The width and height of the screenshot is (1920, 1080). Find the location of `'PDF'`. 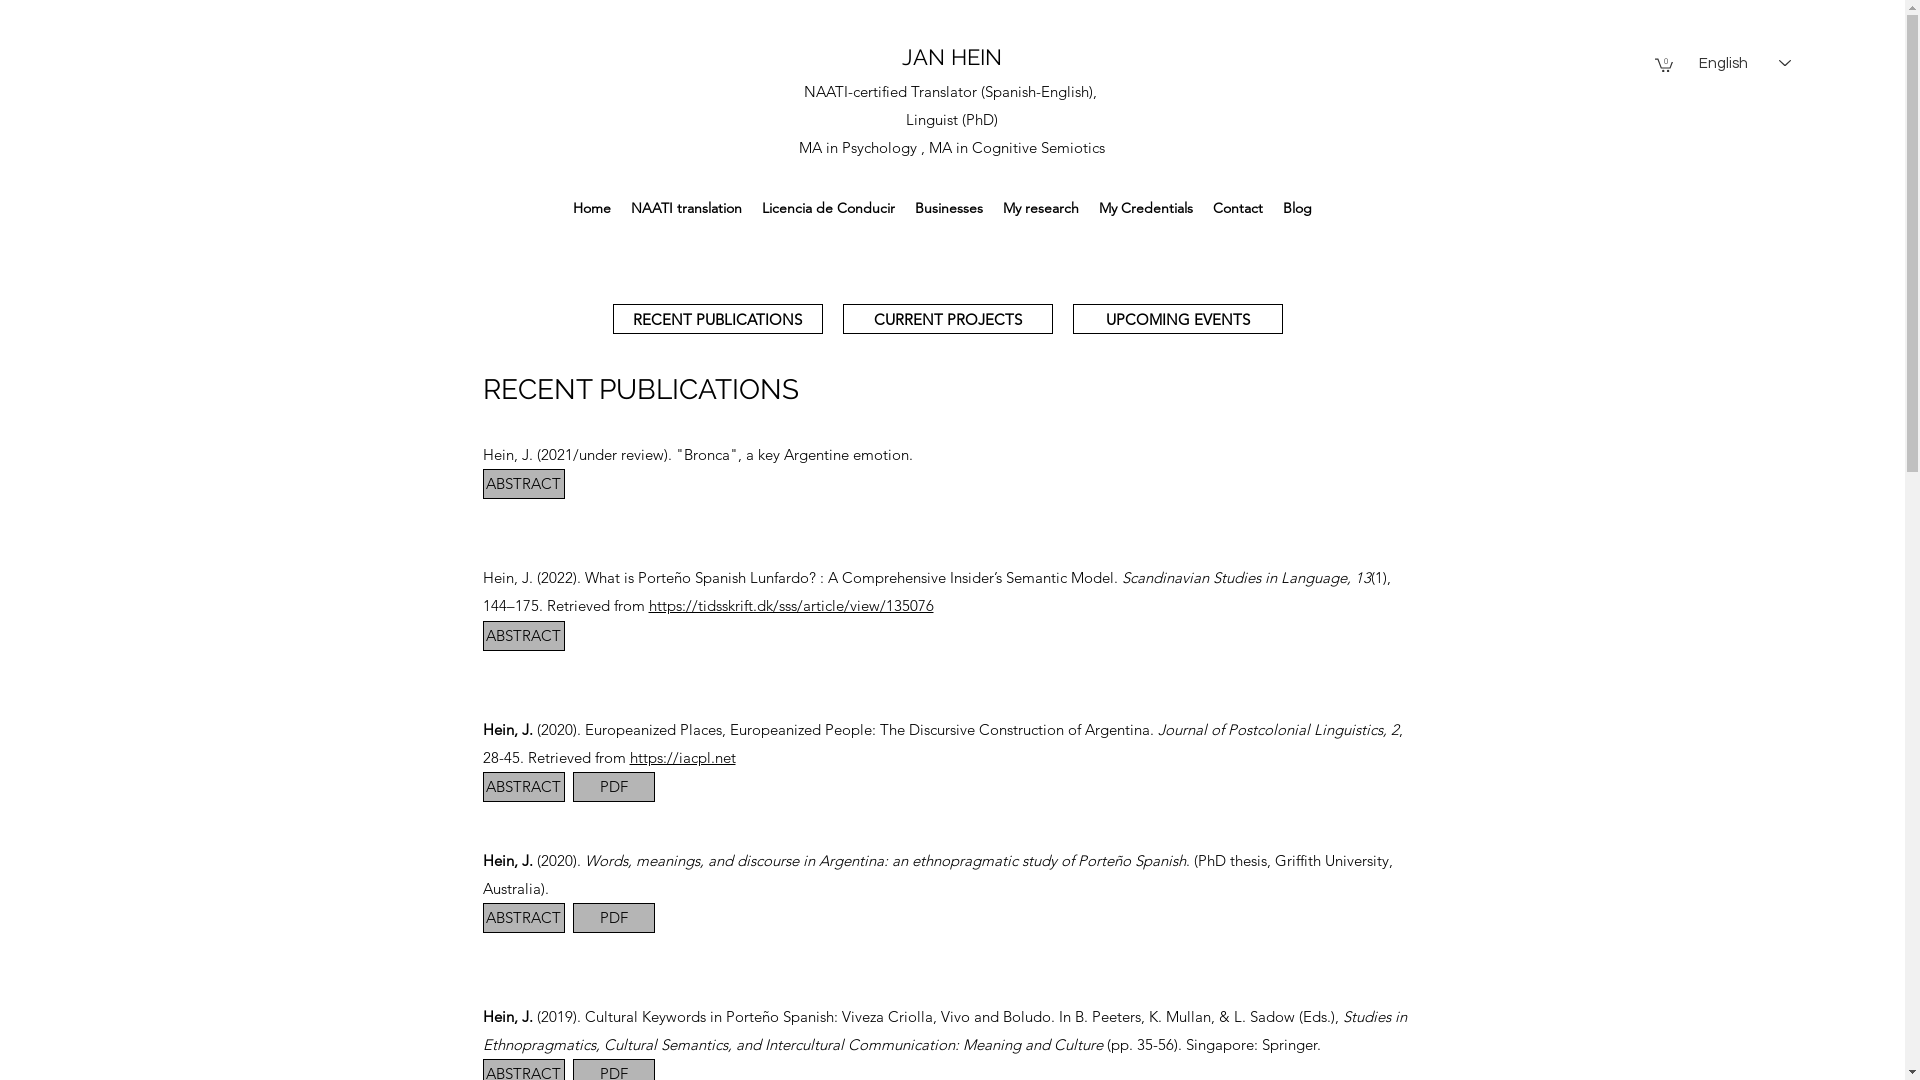

'PDF' is located at coordinates (612, 785).